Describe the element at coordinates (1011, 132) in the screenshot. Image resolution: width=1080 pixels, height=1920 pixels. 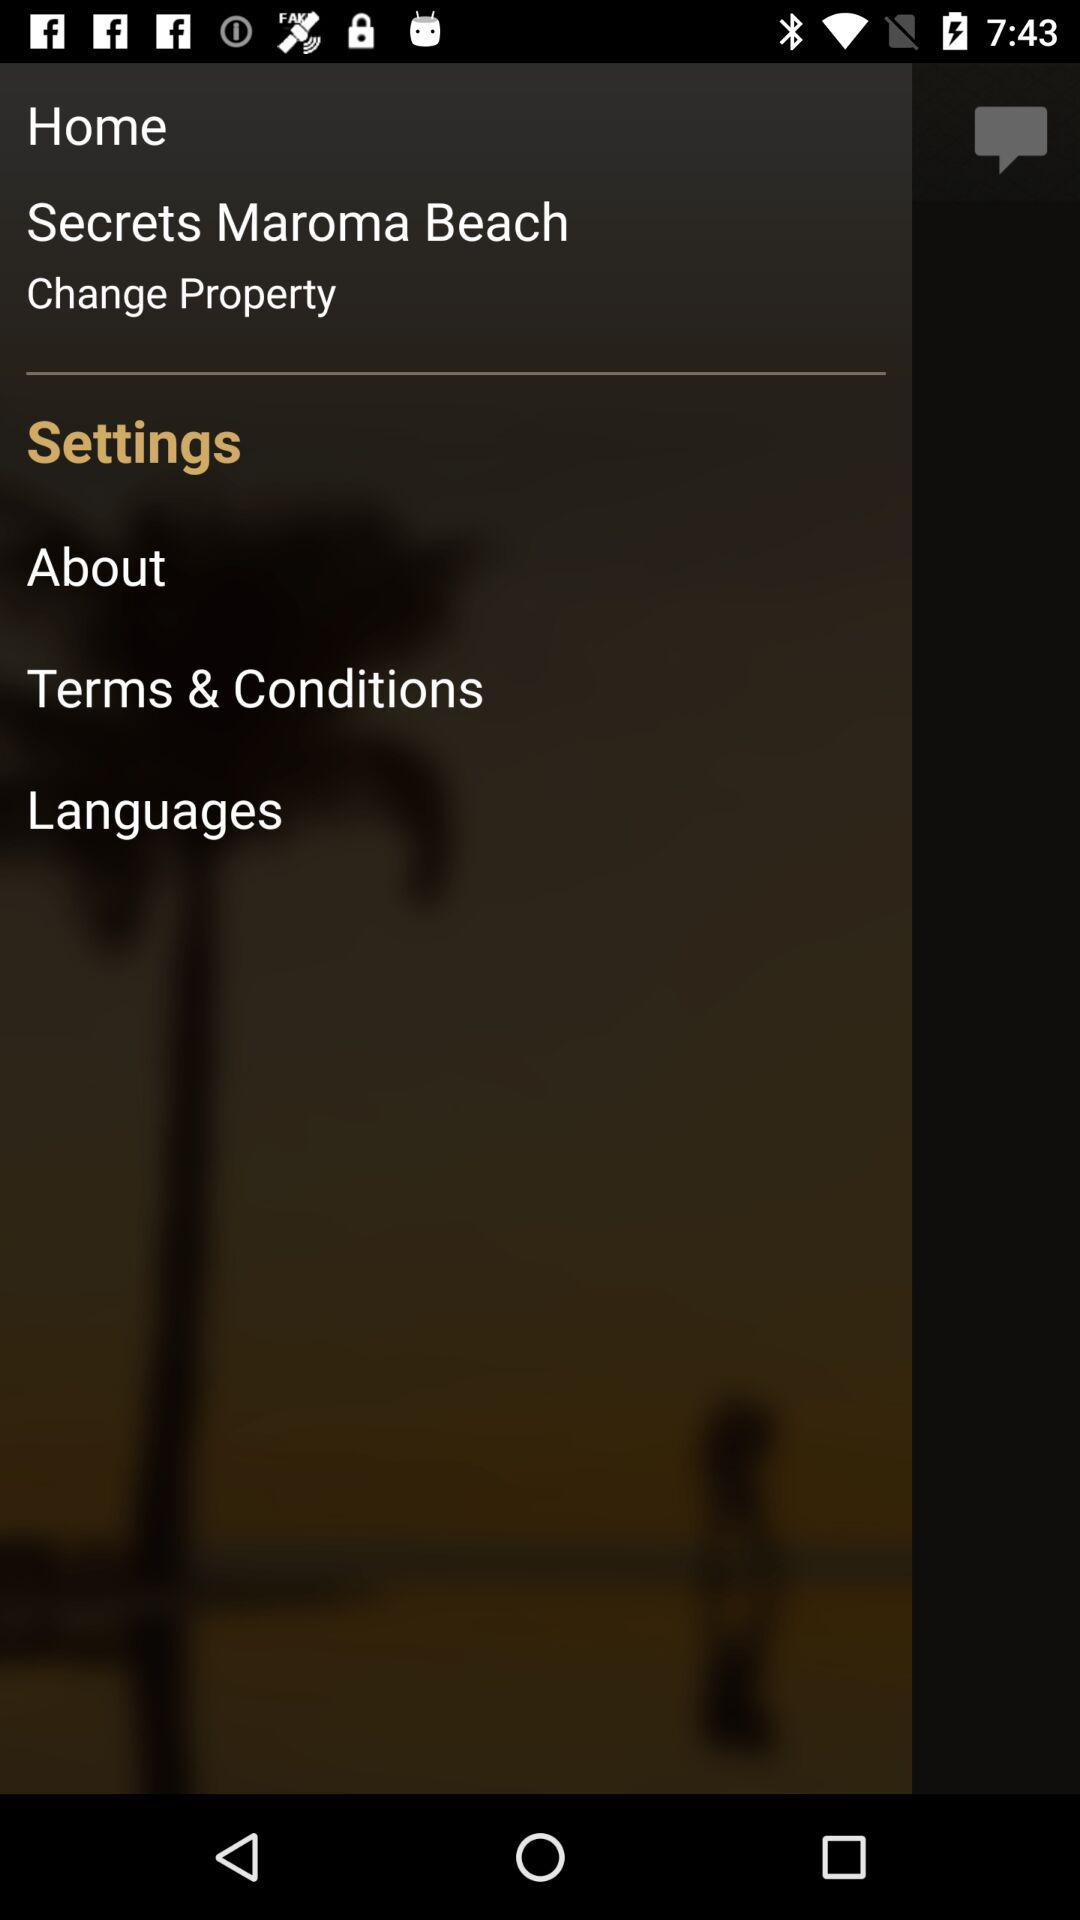
I see `the chat icon` at that location.